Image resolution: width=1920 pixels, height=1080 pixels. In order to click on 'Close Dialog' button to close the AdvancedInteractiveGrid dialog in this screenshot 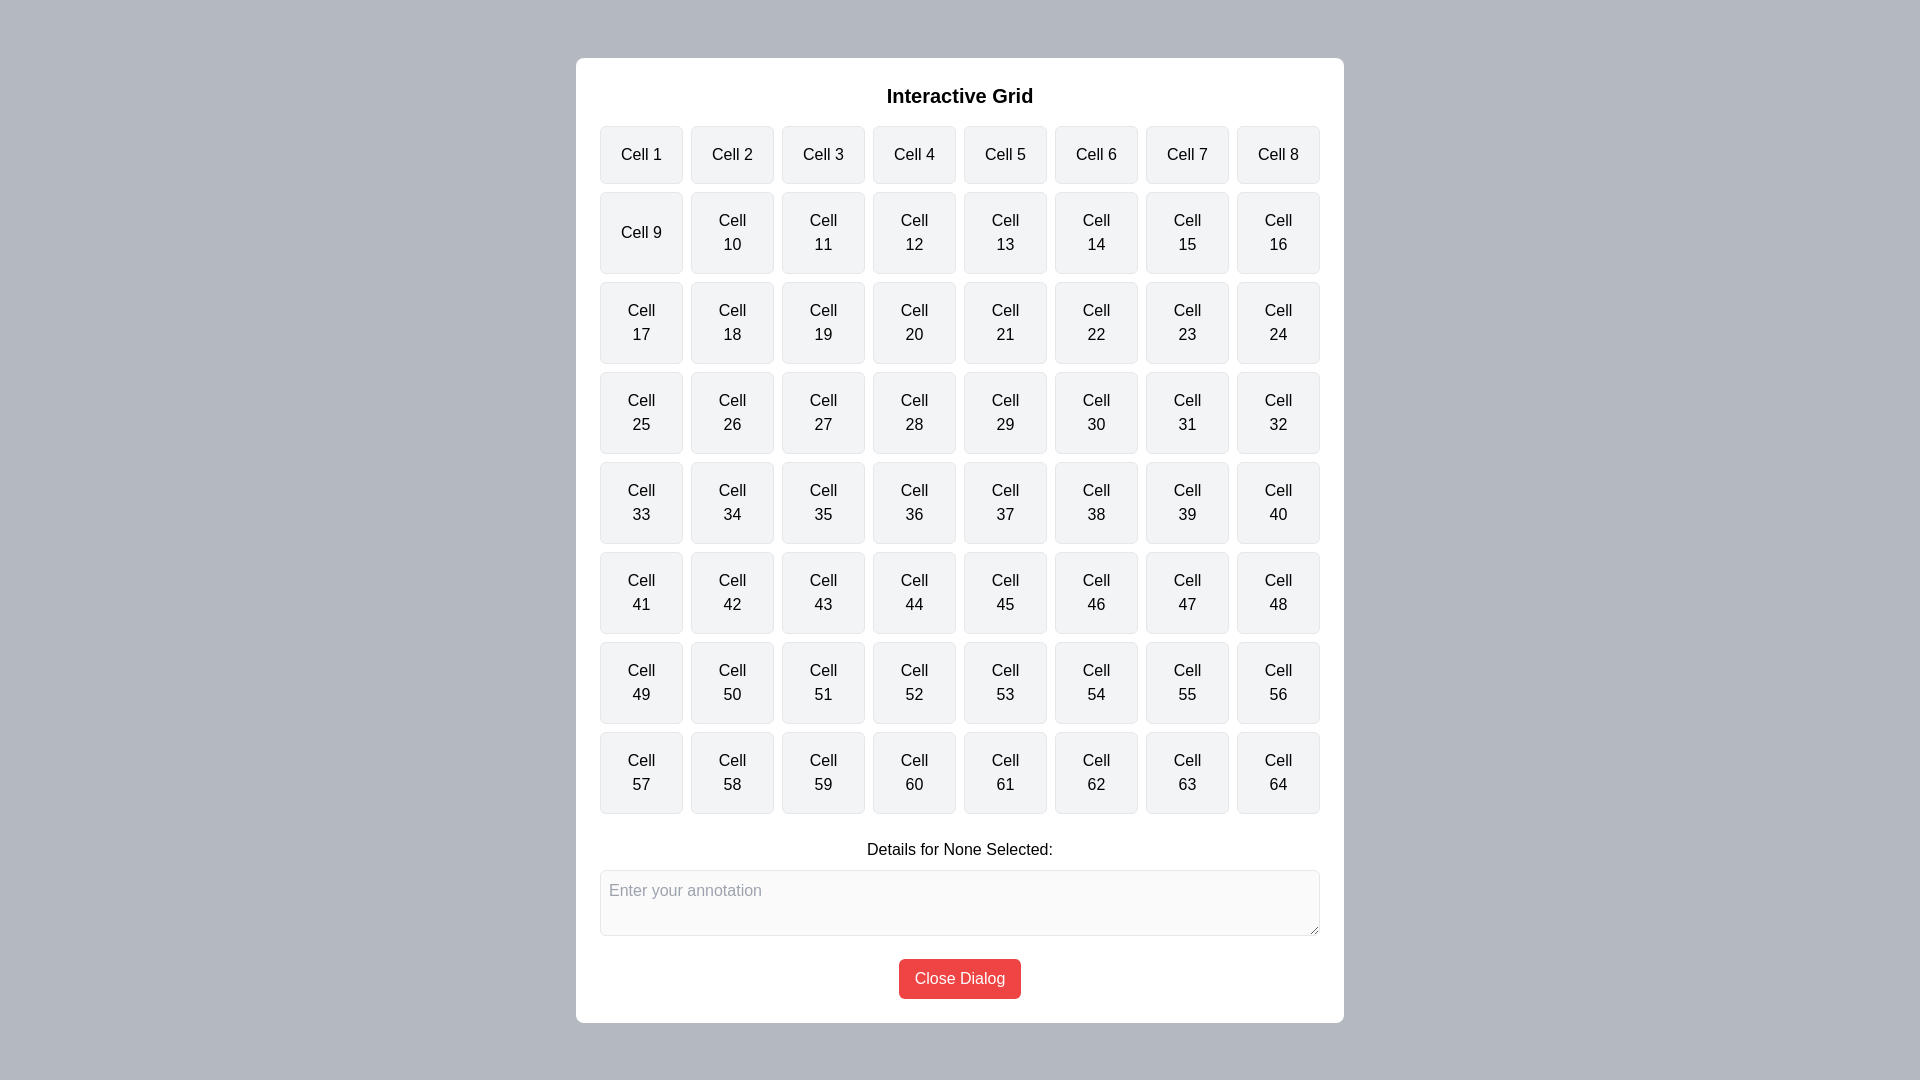, I will do `click(960, 977)`.